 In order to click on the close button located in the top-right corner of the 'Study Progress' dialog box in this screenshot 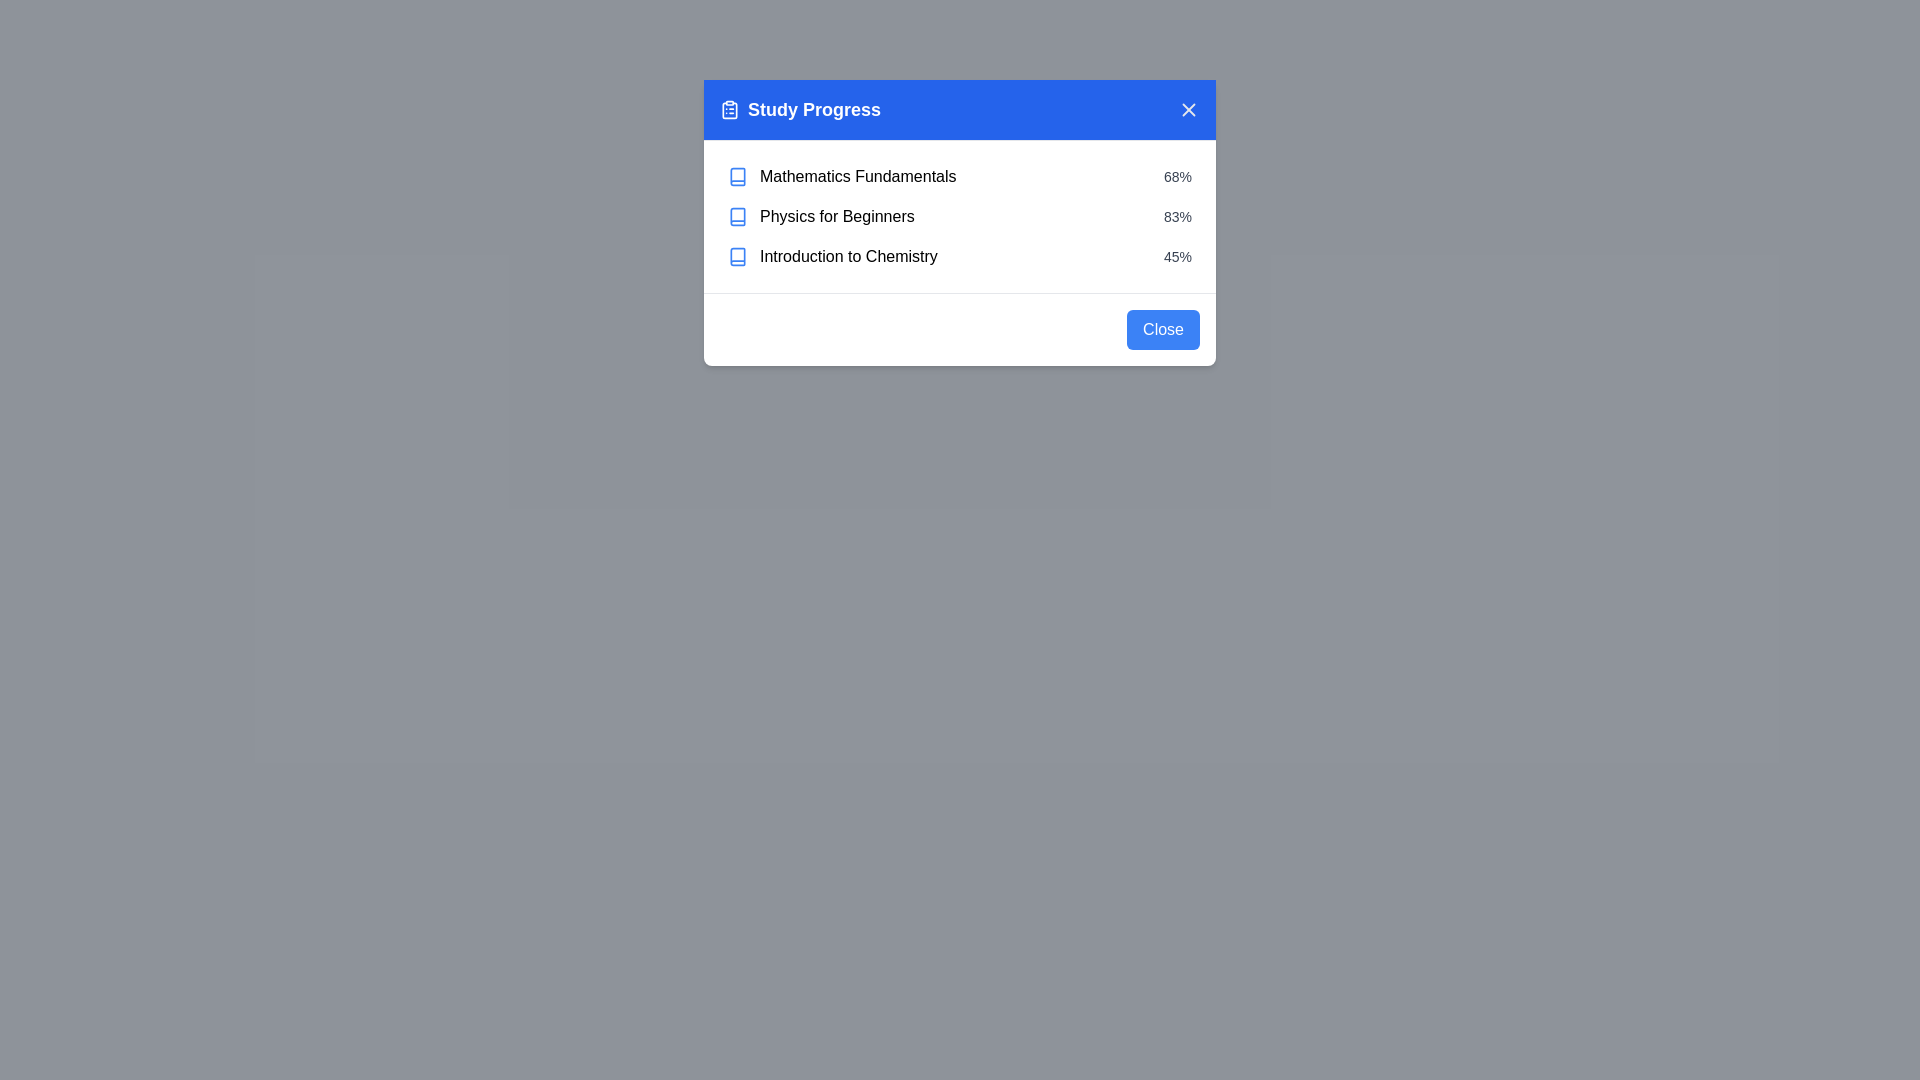, I will do `click(1189, 110)`.